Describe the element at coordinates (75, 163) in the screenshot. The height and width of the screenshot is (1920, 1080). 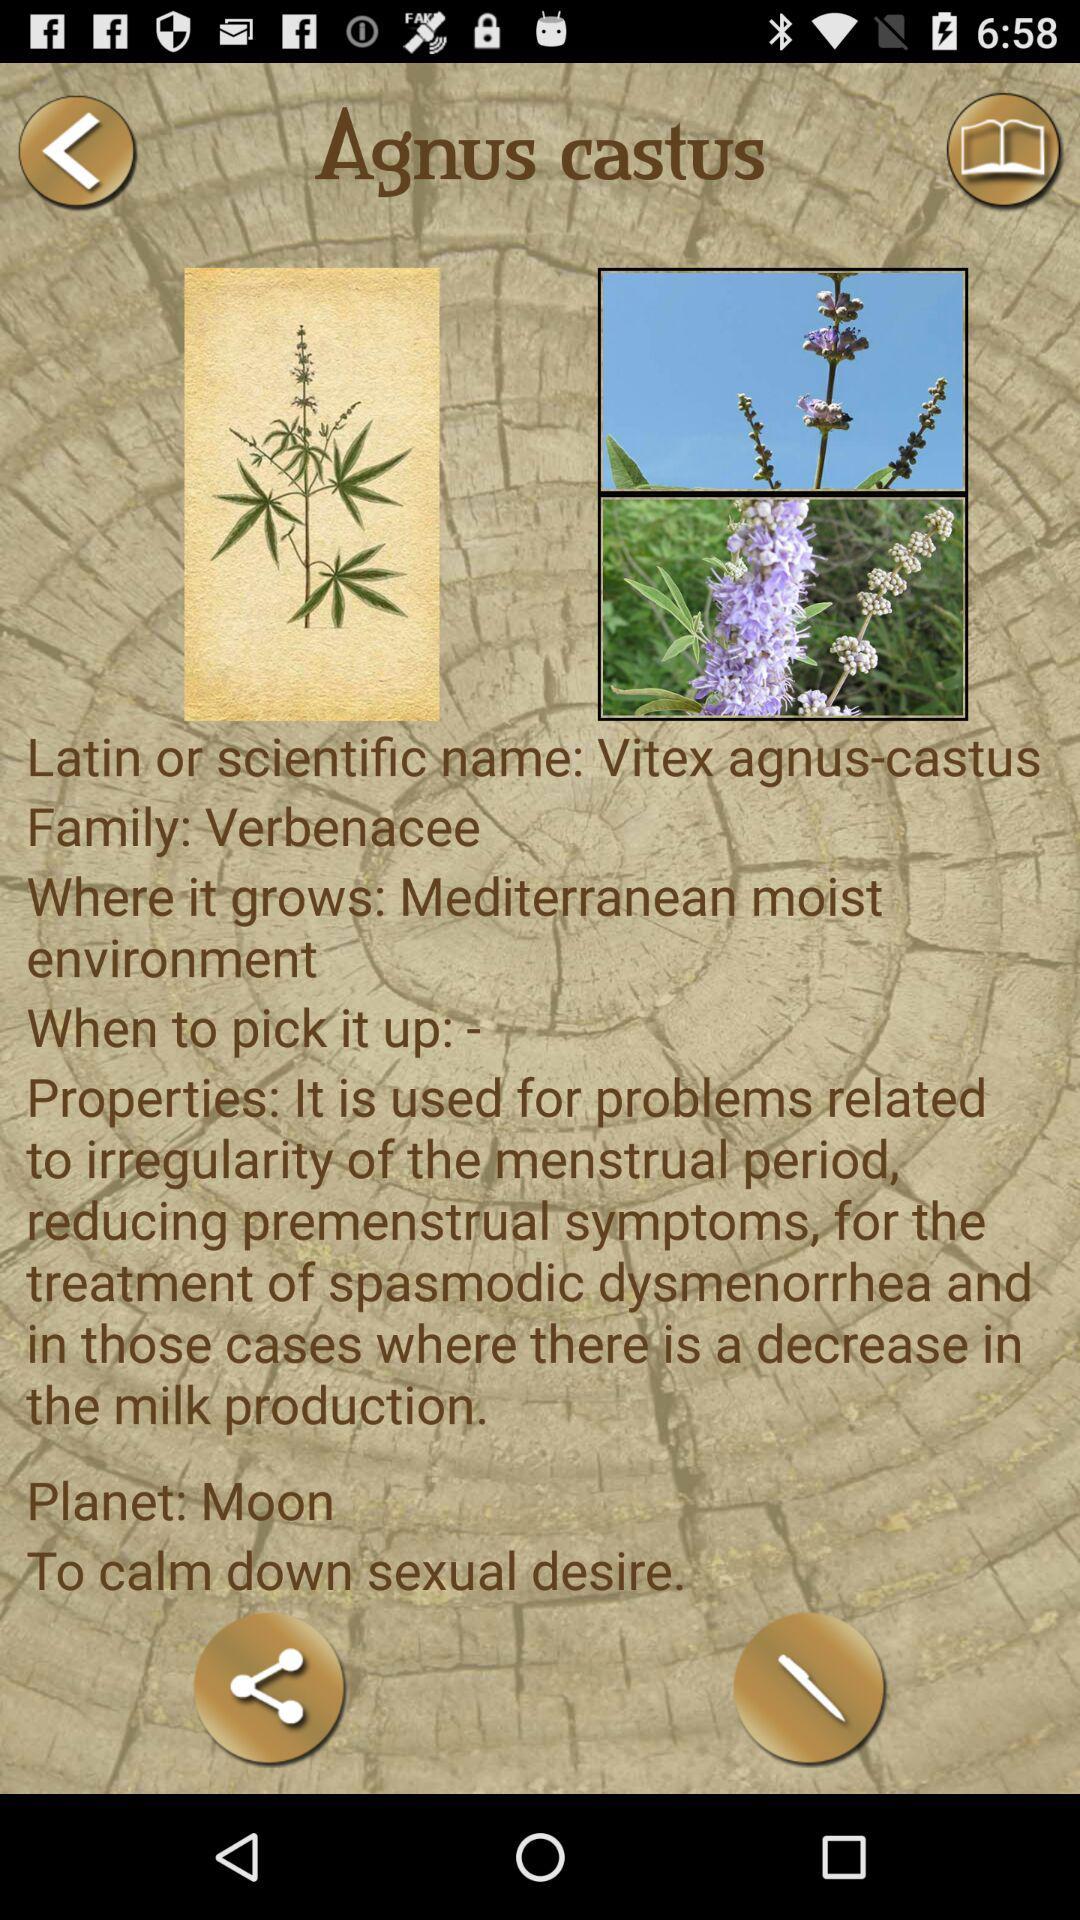
I see `the arrow_backward icon` at that location.